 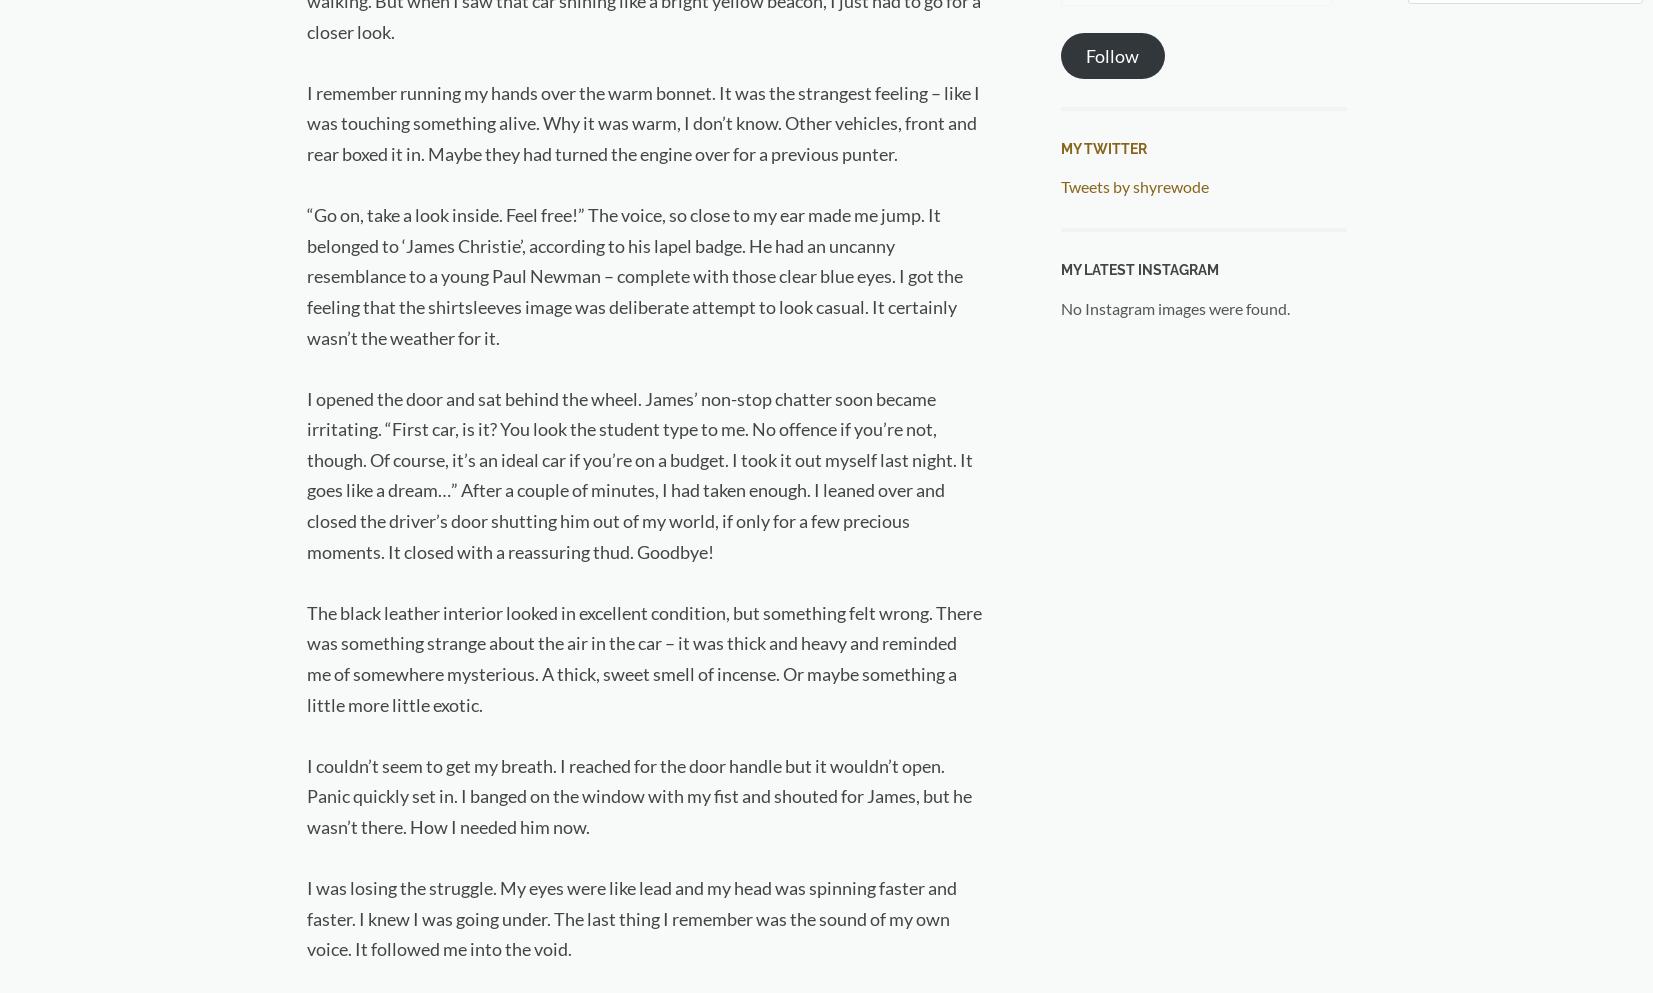 I want to click on 'I opened the door and sat behind the wheel. James’ non-stop chatter soon became irritating. “First car, is it? You look the student type to me. No offence if you’re not, though. Of course, it’s an ideal car if you’re on a budget. I took it out myself last night. It goes like a dream…” After a couple of minutes, I had taken enough. I leaned over and closed the driver’s door shutting him out of my world, if only for a few precious moments. It closed with a reassuring thud. Goodbye!', so click(x=638, y=473).